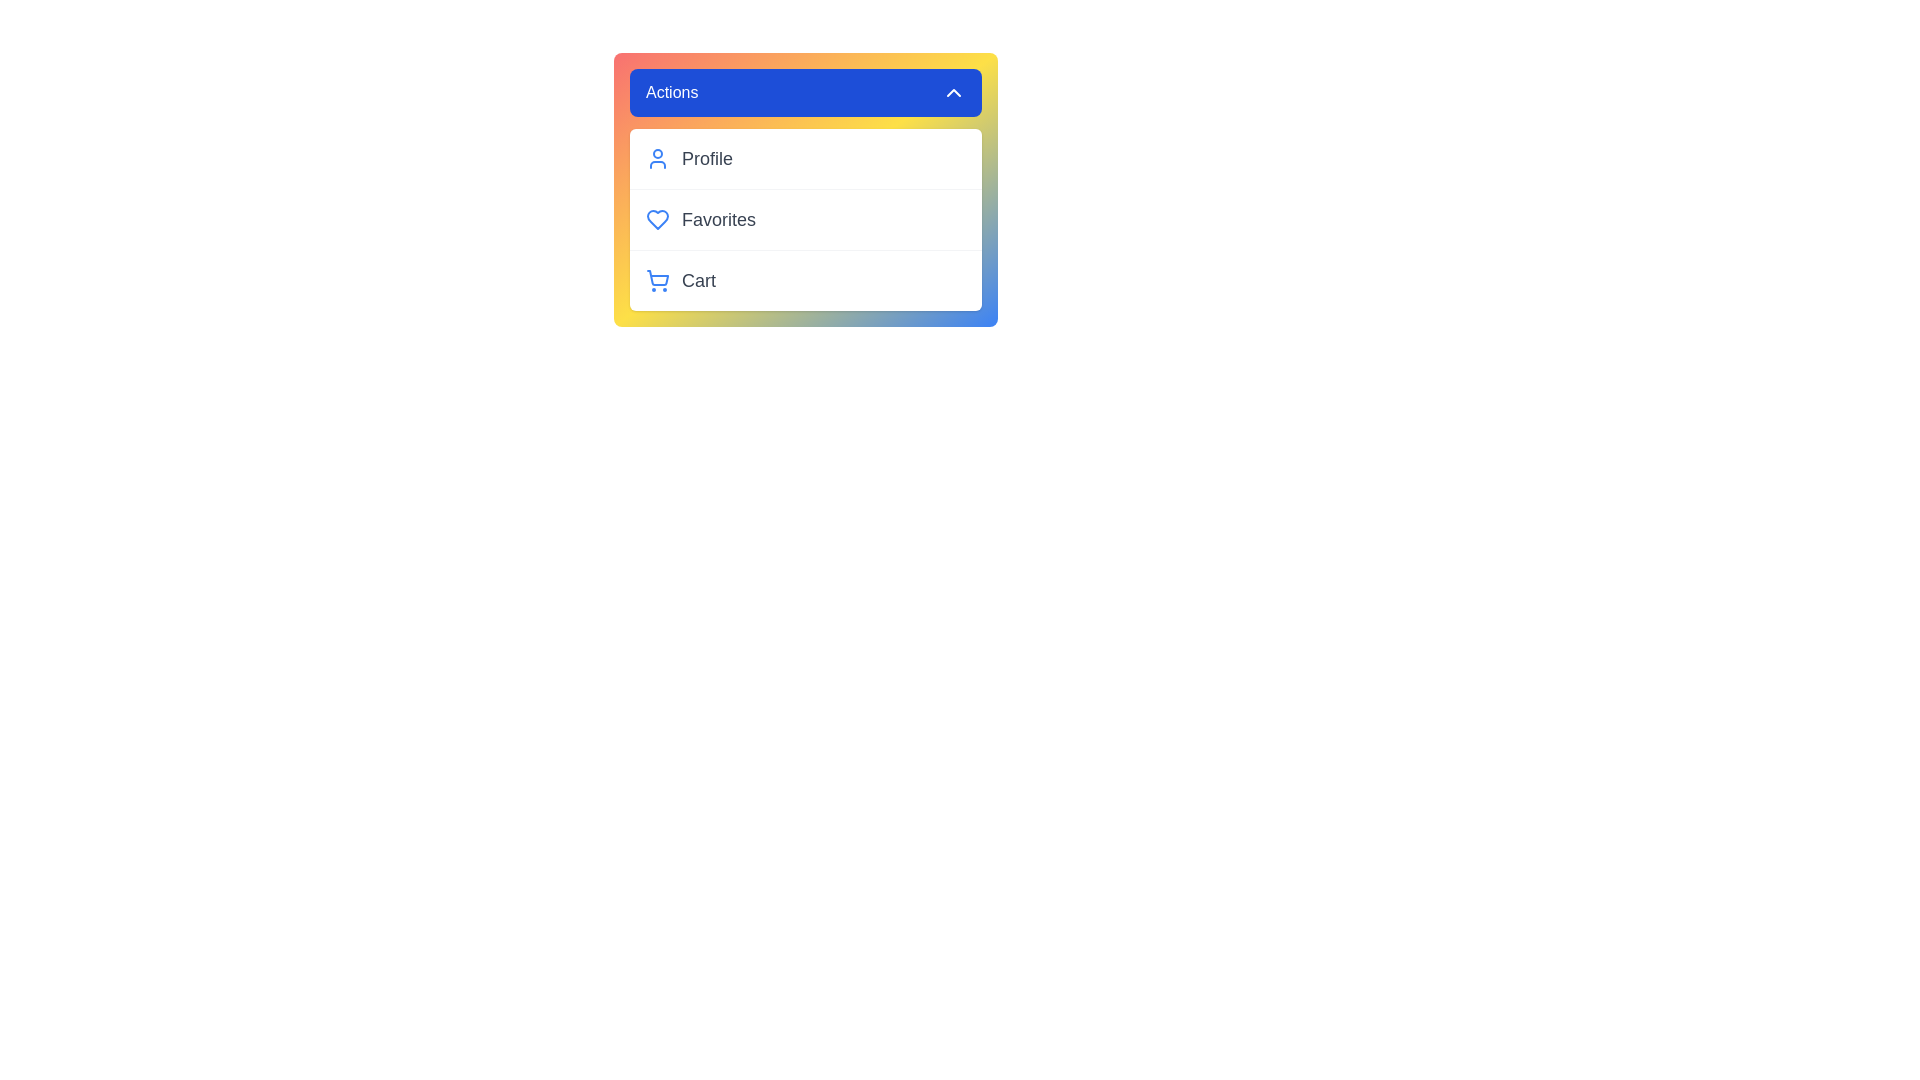 Image resolution: width=1920 pixels, height=1080 pixels. Describe the element at coordinates (699, 281) in the screenshot. I see `the 'Cart' text label, which is displayed in dark gray with a medium weight font, located in the dropdown section under 'Profile' and 'Favorites'` at that location.